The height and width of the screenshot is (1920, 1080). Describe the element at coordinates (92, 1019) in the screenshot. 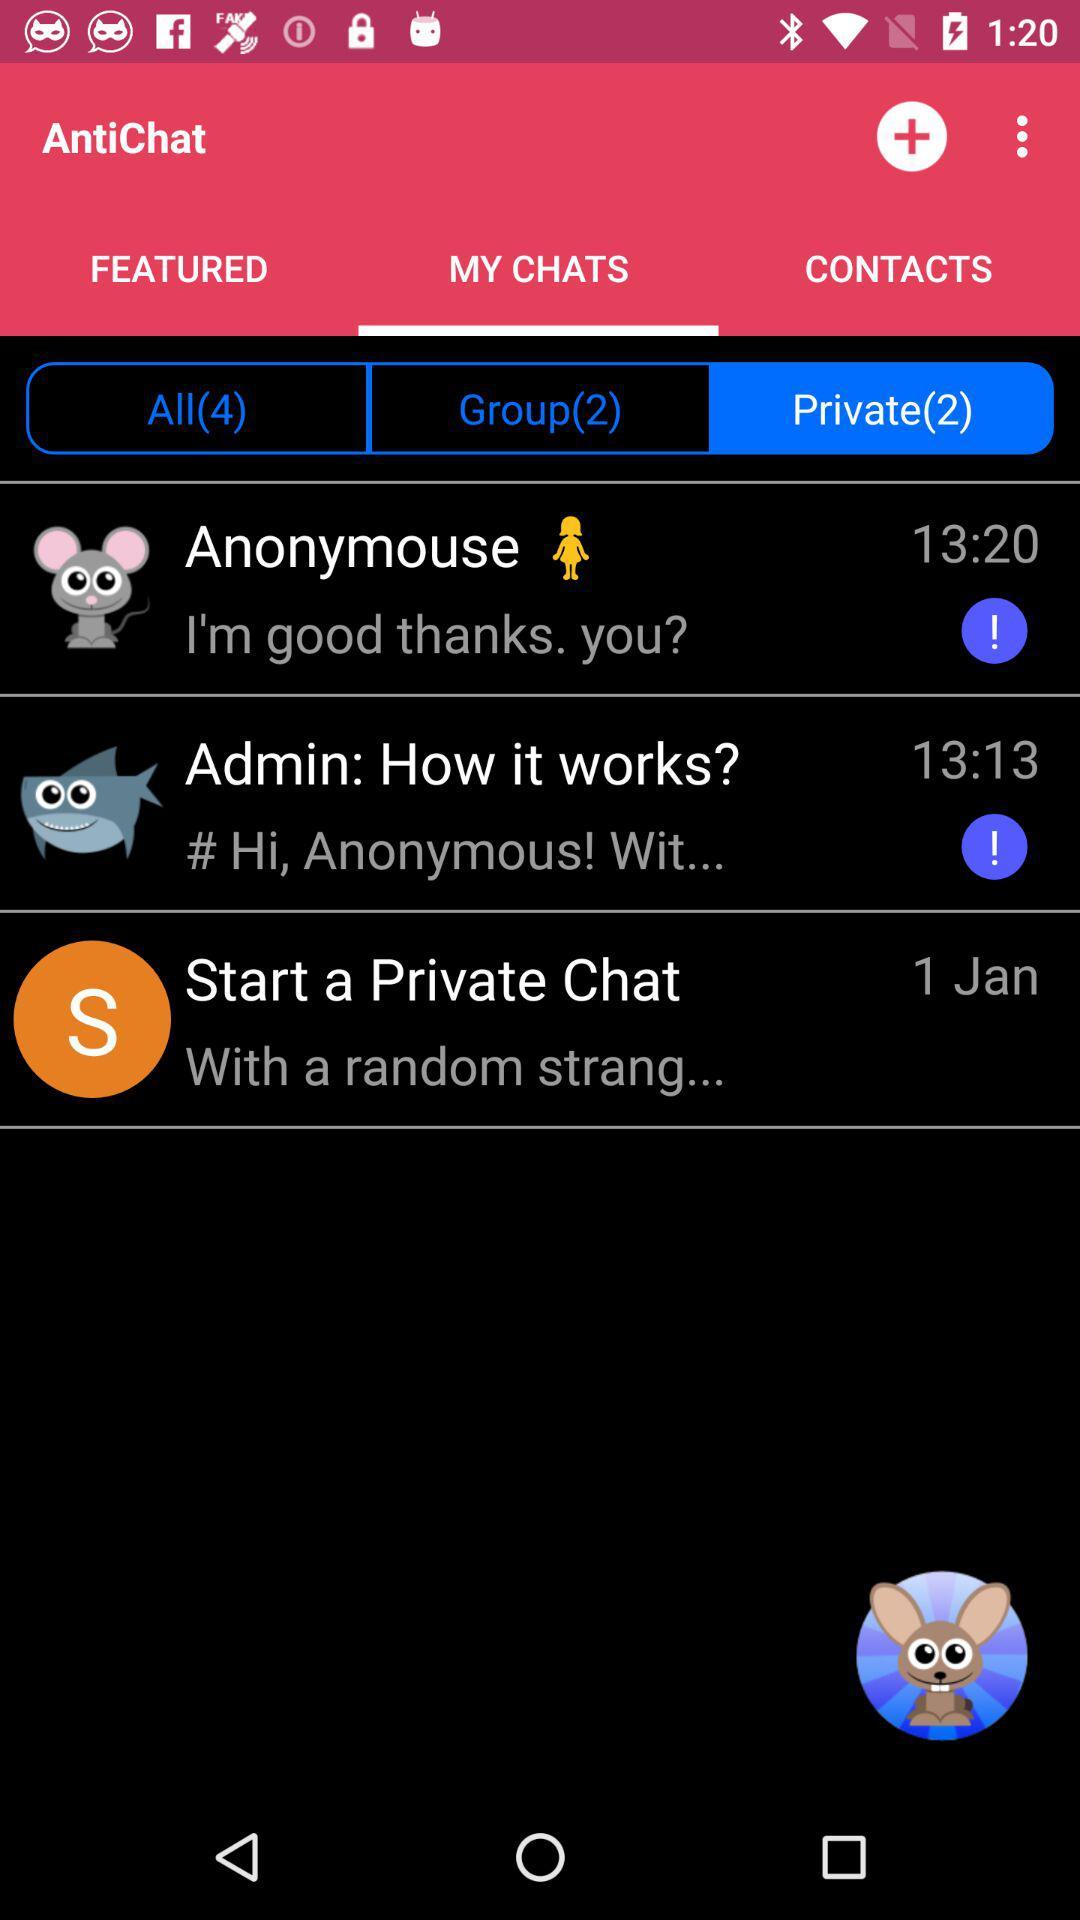

I see `the item to the left of the start a private` at that location.